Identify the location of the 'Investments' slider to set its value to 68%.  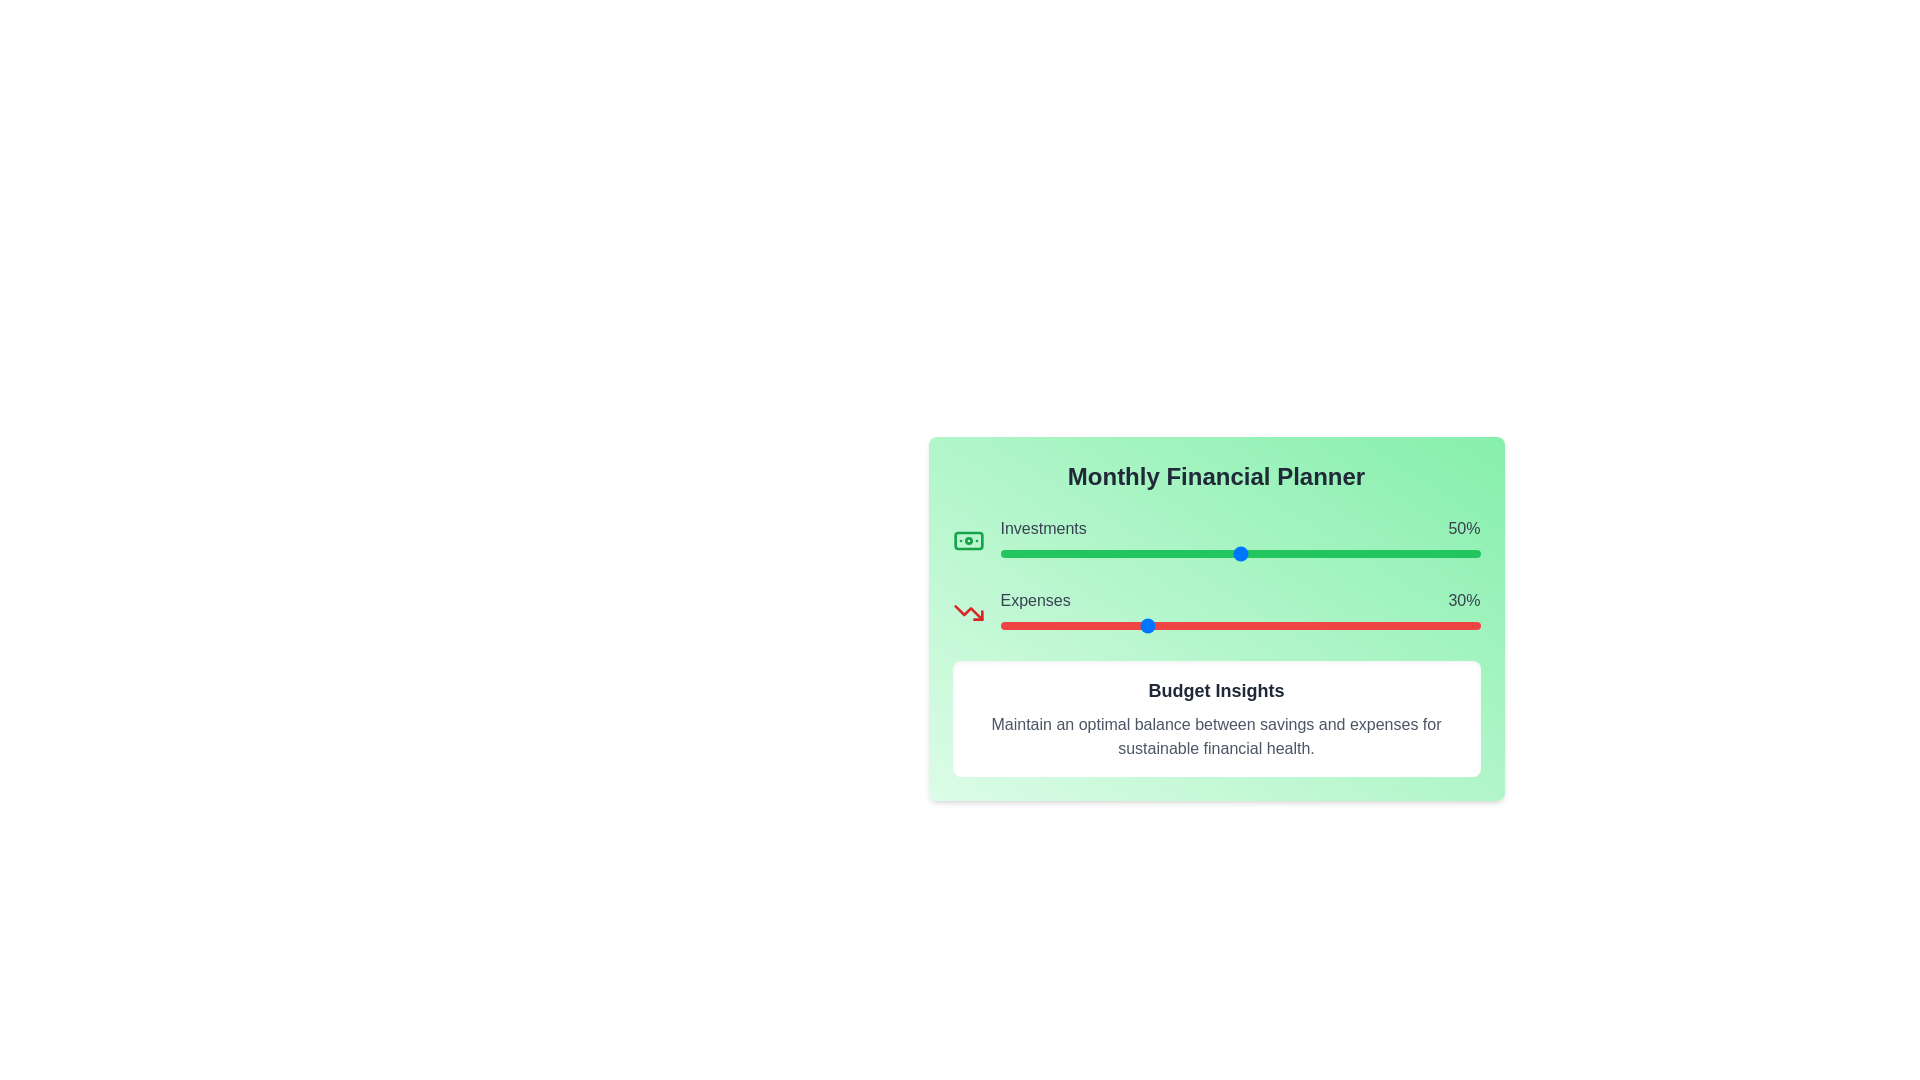
(1326, 554).